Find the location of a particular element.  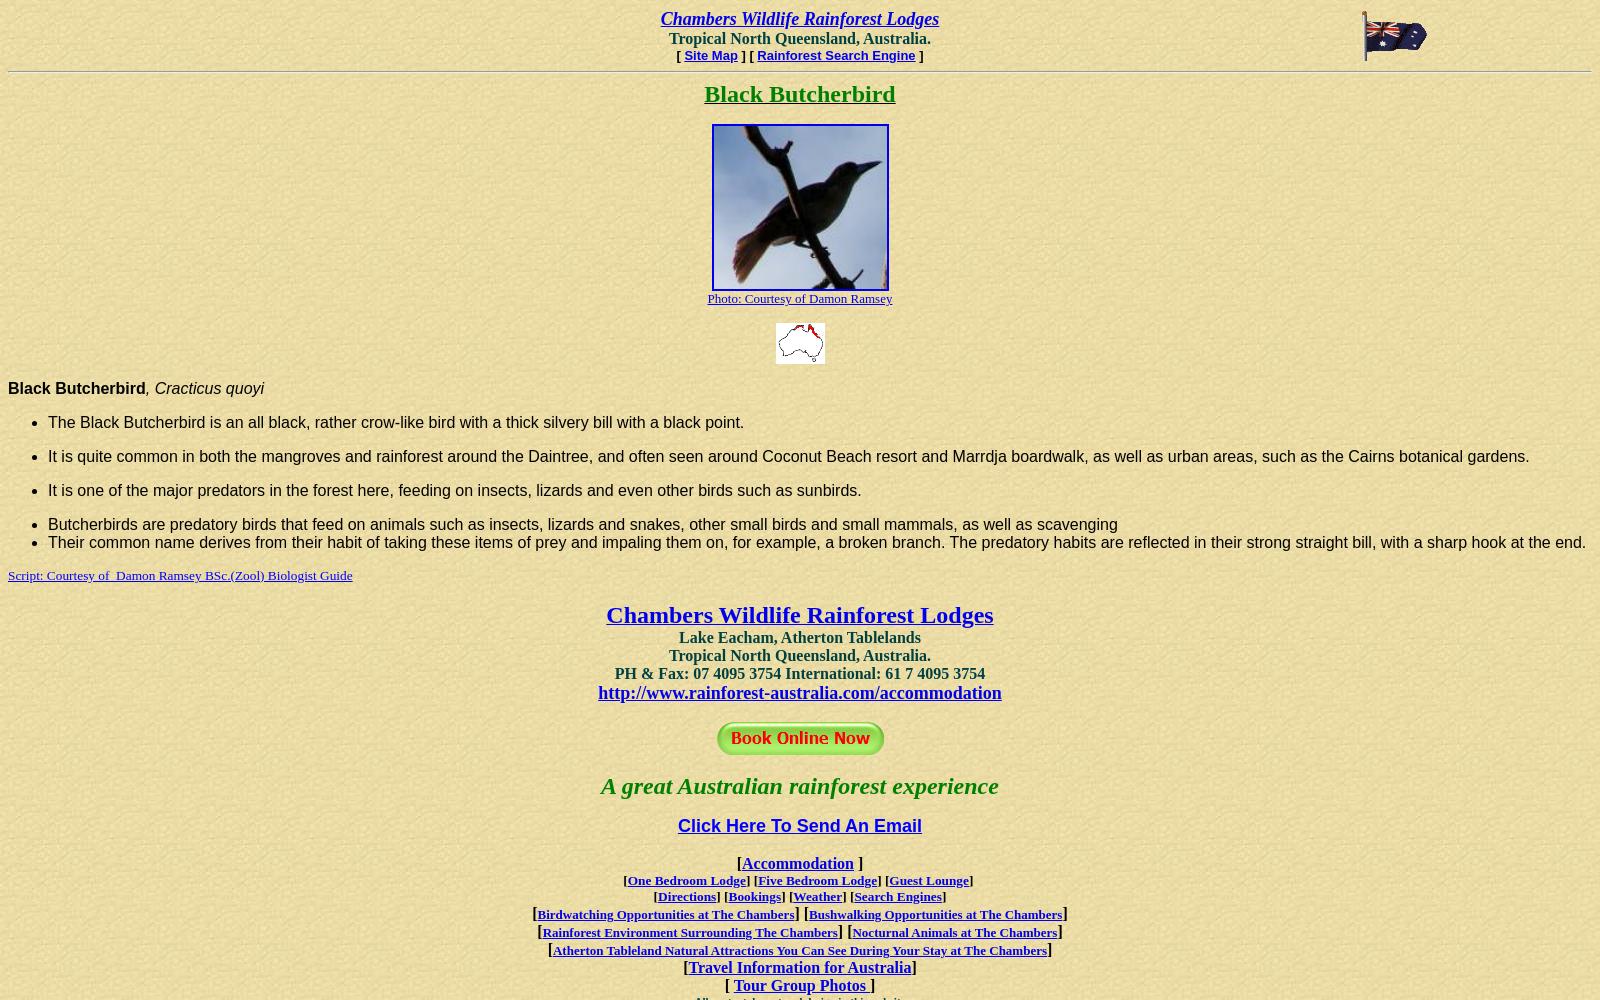

'Five Bedroom Lodge' is located at coordinates (758, 880).